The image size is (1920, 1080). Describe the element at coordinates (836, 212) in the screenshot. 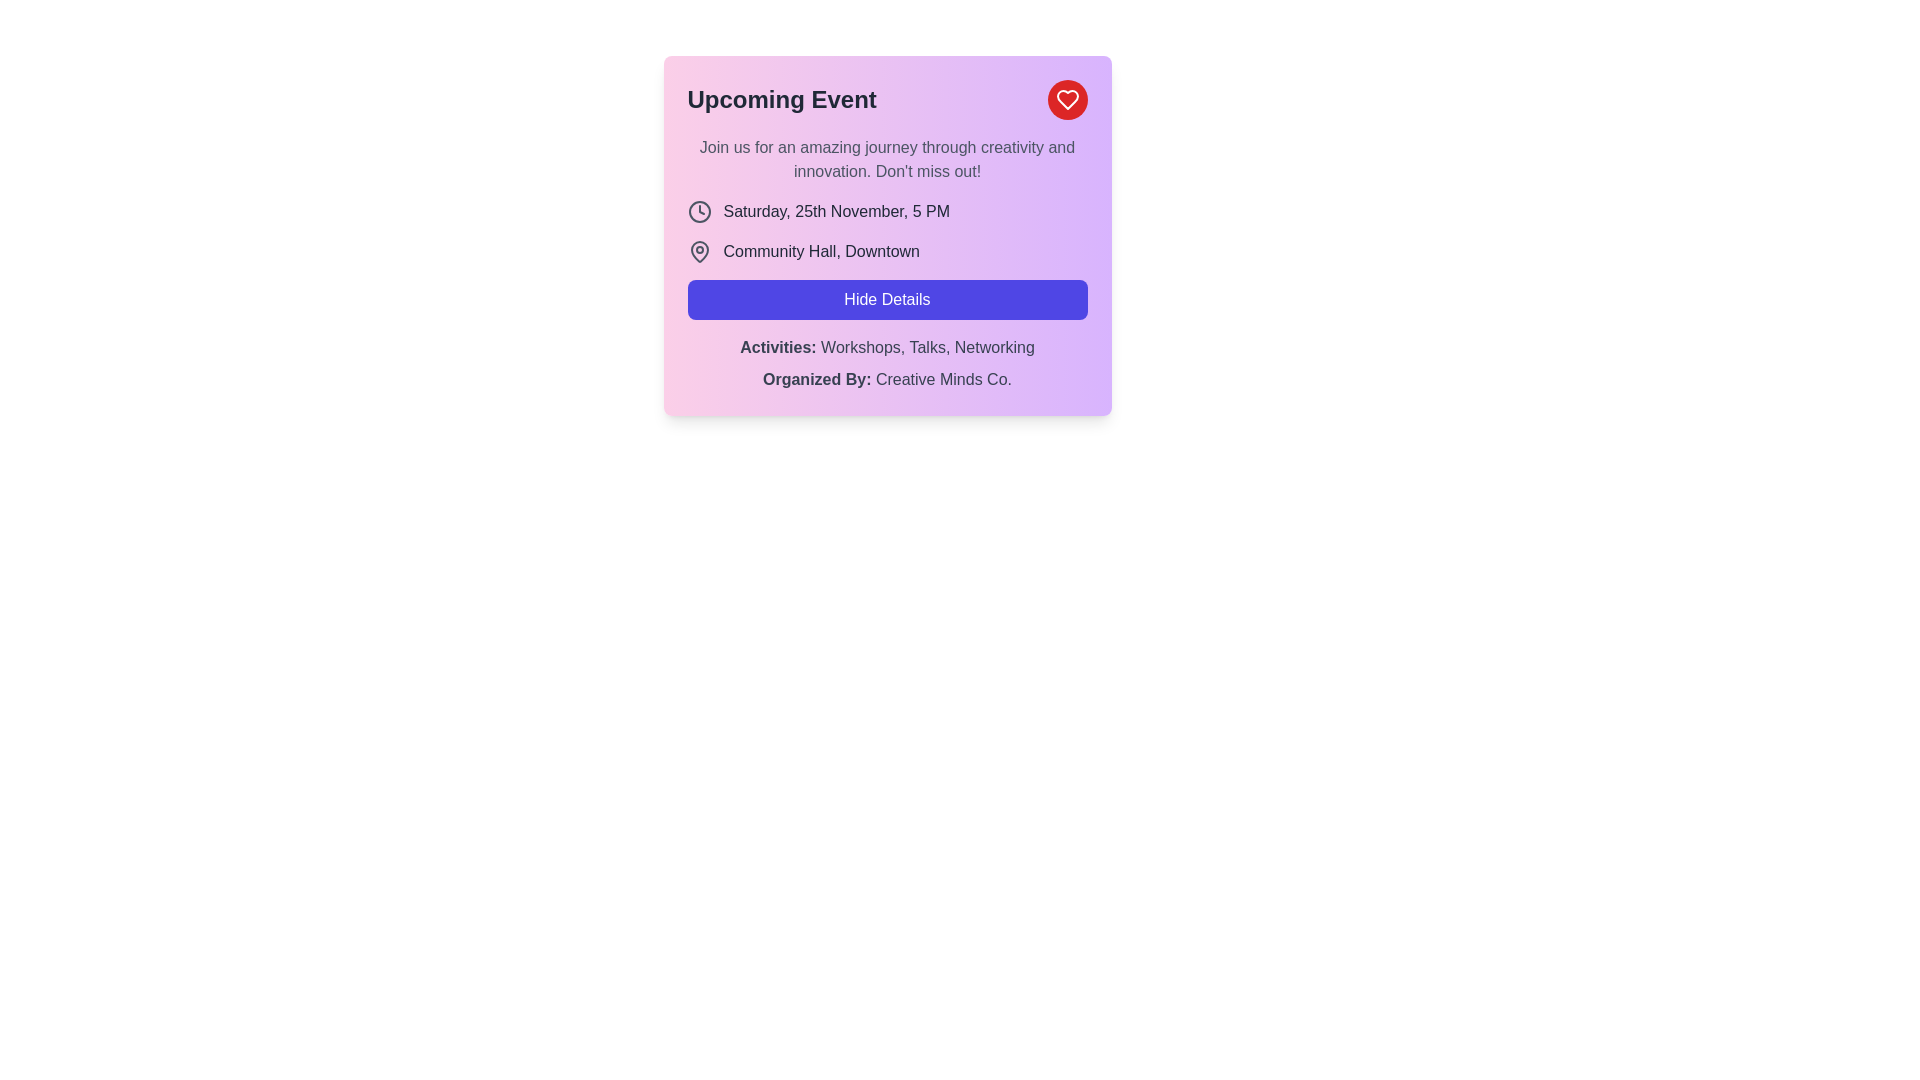

I see `the static text displaying 'Saturday, 25th November, 5 PM', which is located under the clock icon within the event details card` at that location.